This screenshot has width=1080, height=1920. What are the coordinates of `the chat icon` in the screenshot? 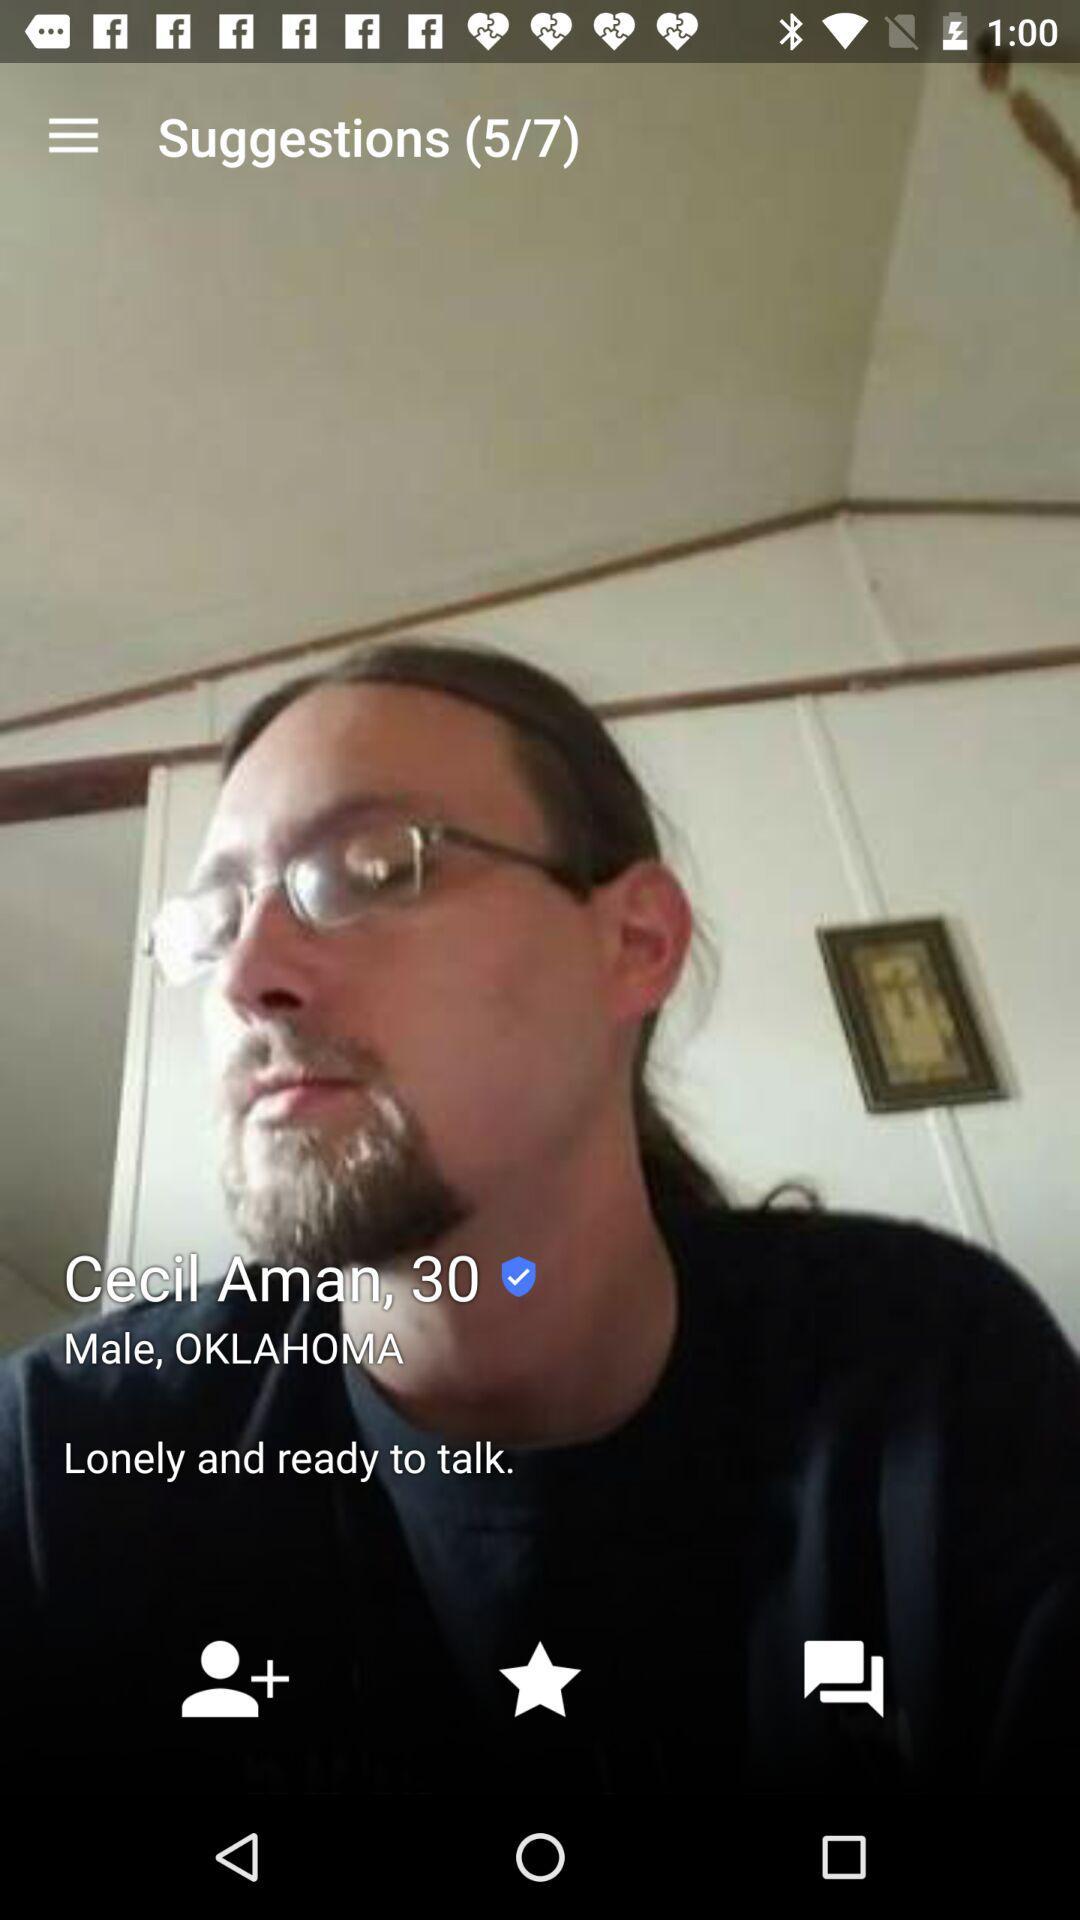 It's located at (843, 1678).